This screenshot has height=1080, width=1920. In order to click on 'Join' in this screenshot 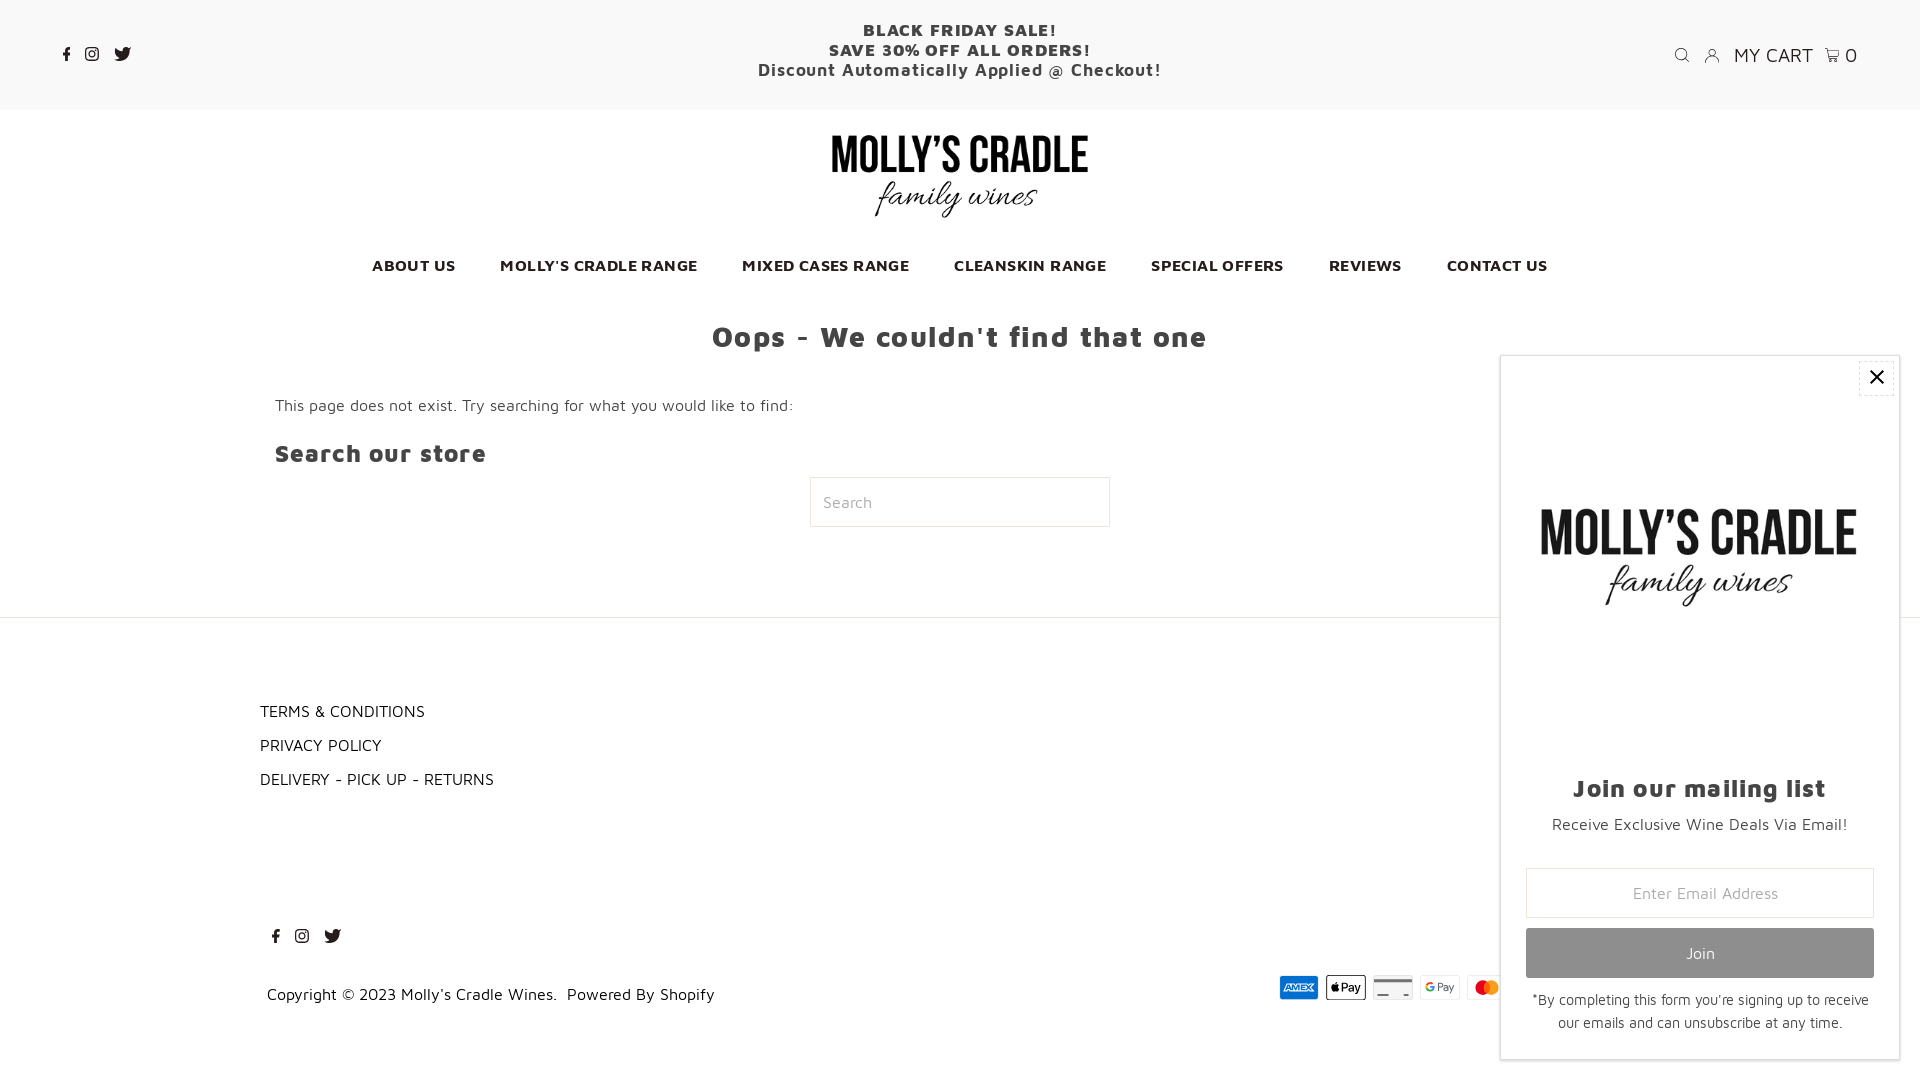, I will do `click(1698, 951)`.